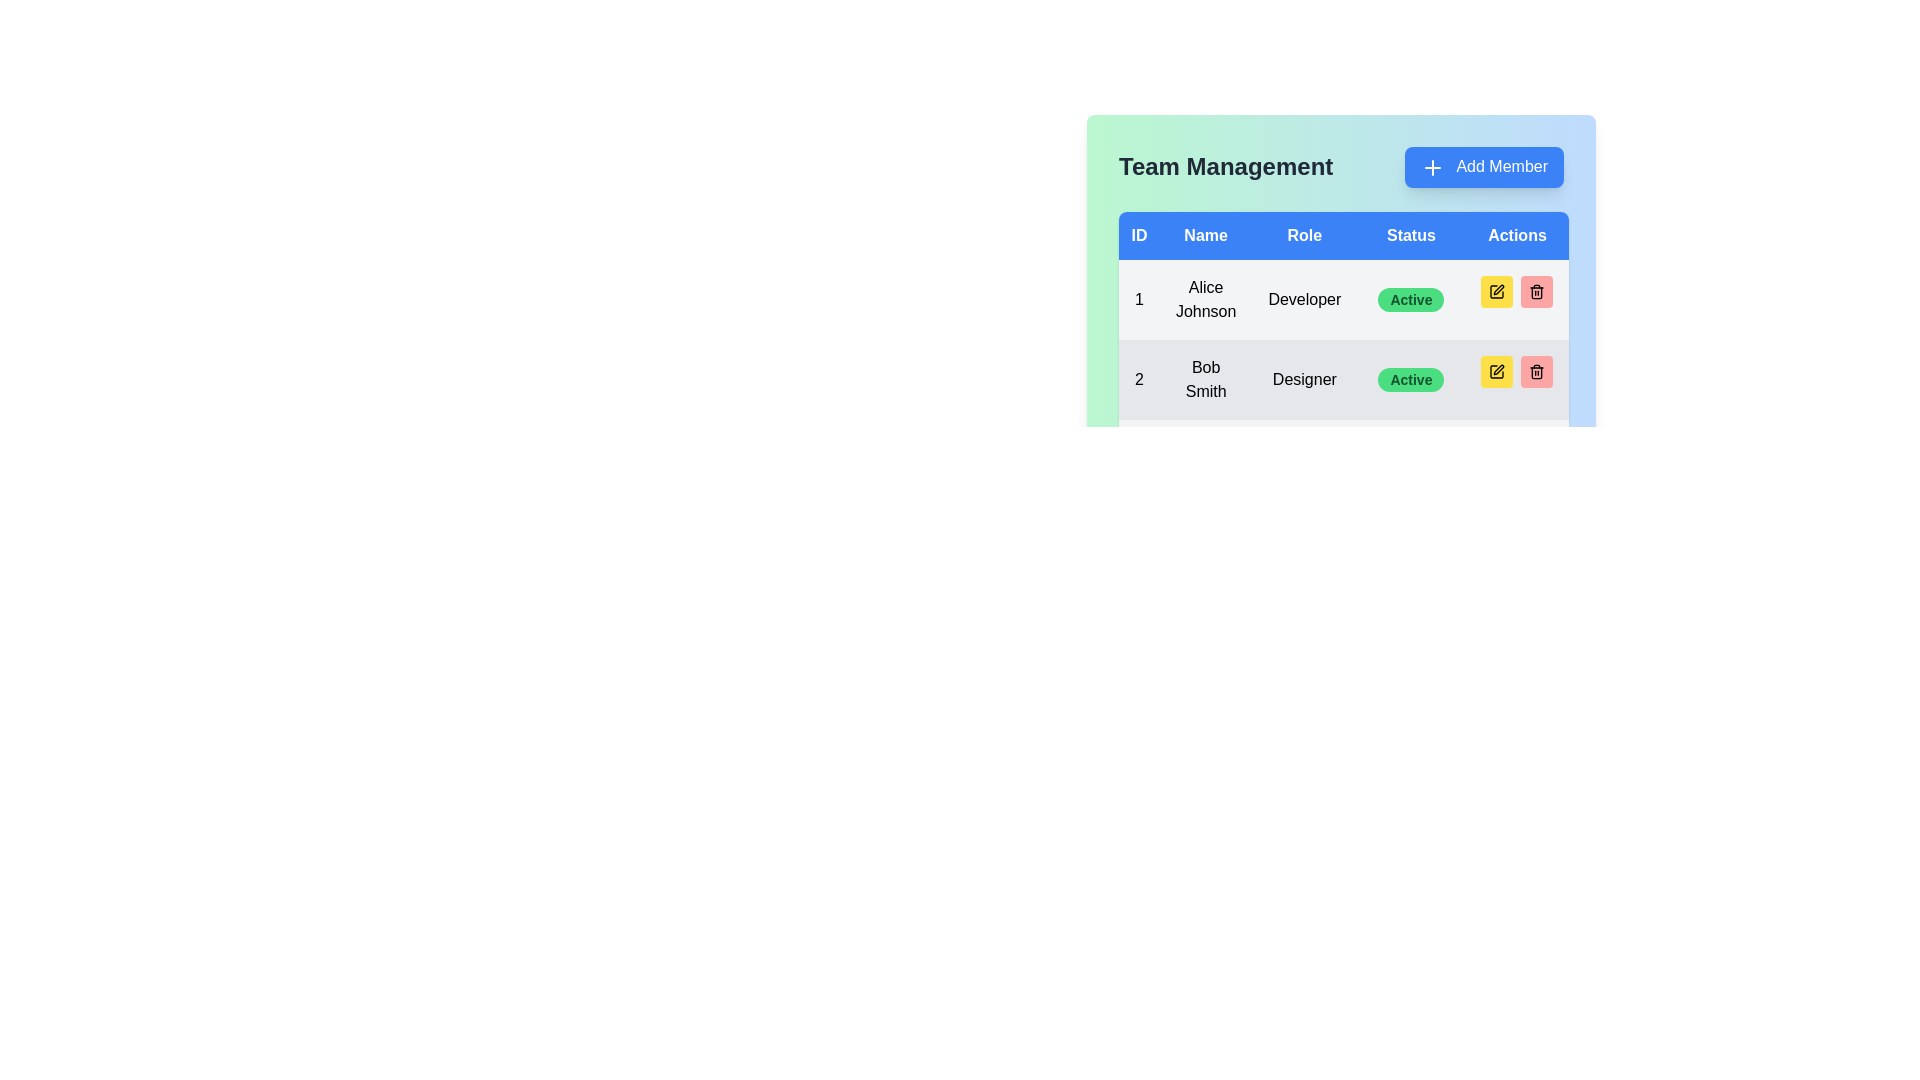 This screenshot has width=1920, height=1080. What do you see at coordinates (1536, 291) in the screenshot?
I see `the delete icon button located in the 'Actions' column of the second row in the table` at bounding box center [1536, 291].